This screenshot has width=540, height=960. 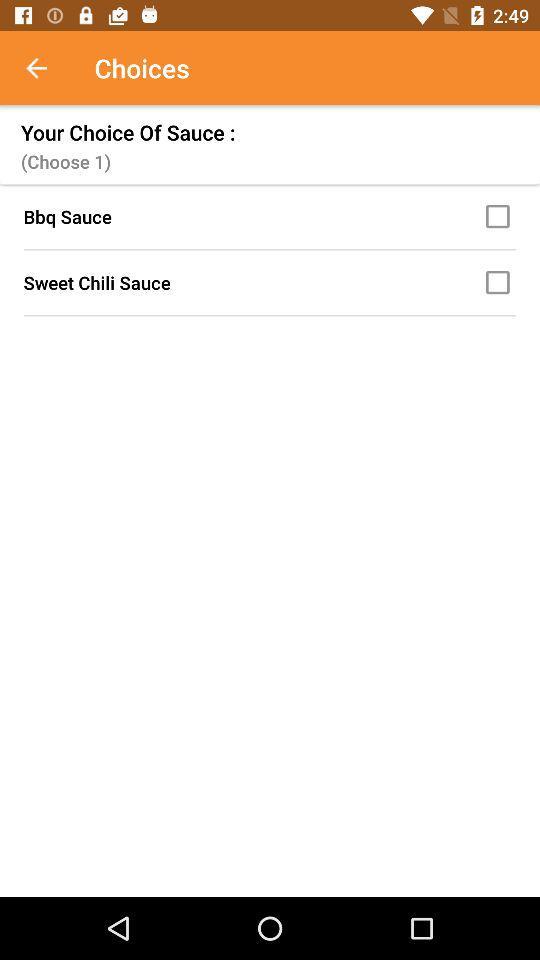 What do you see at coordinates (500, 281) in the screenshot?
I see `choose sweet chili sauce` at bounding box center [500, 281].